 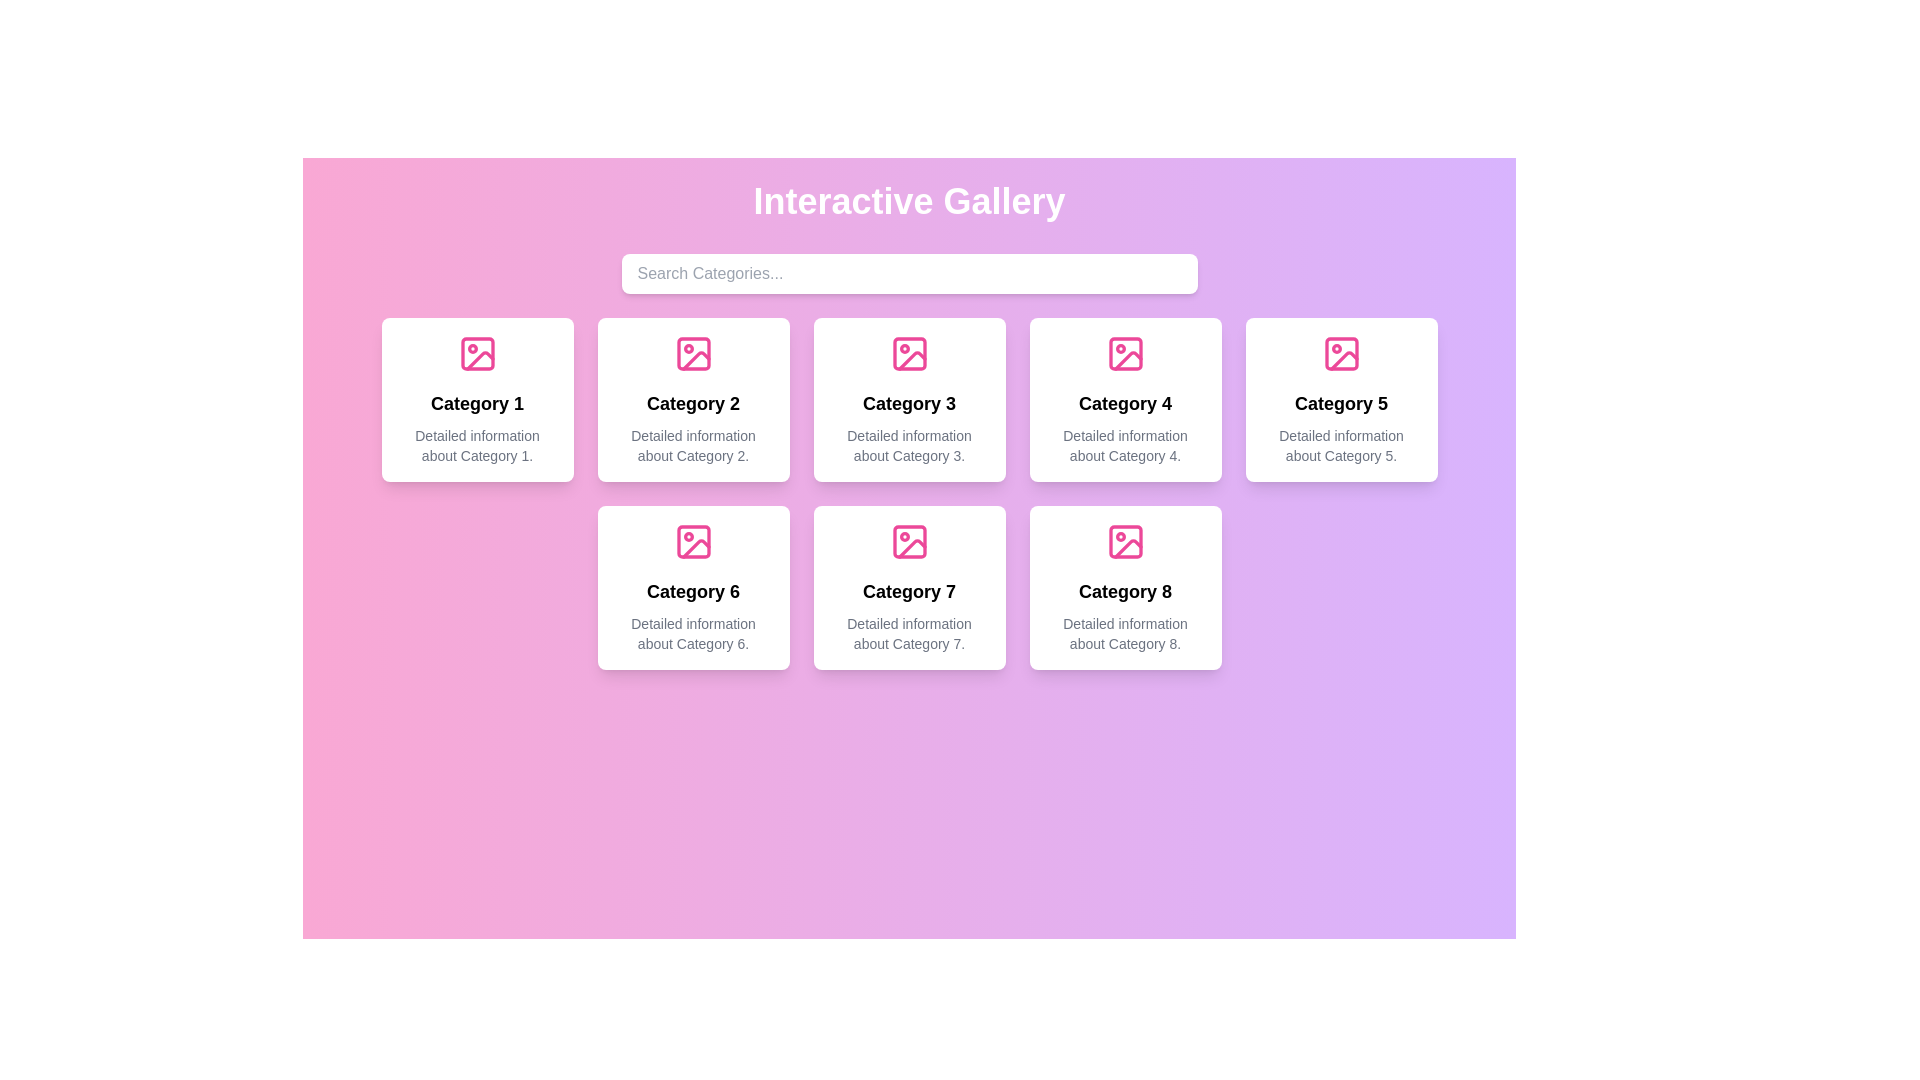 What do you see at coordinates (1128, 547) in the screenshot?
I see `the curved triangular-shaped line segment within the SVG icon that denotes an image, located at the top of the card labeled 'Category 8'` at bounding box center [1128, 547].